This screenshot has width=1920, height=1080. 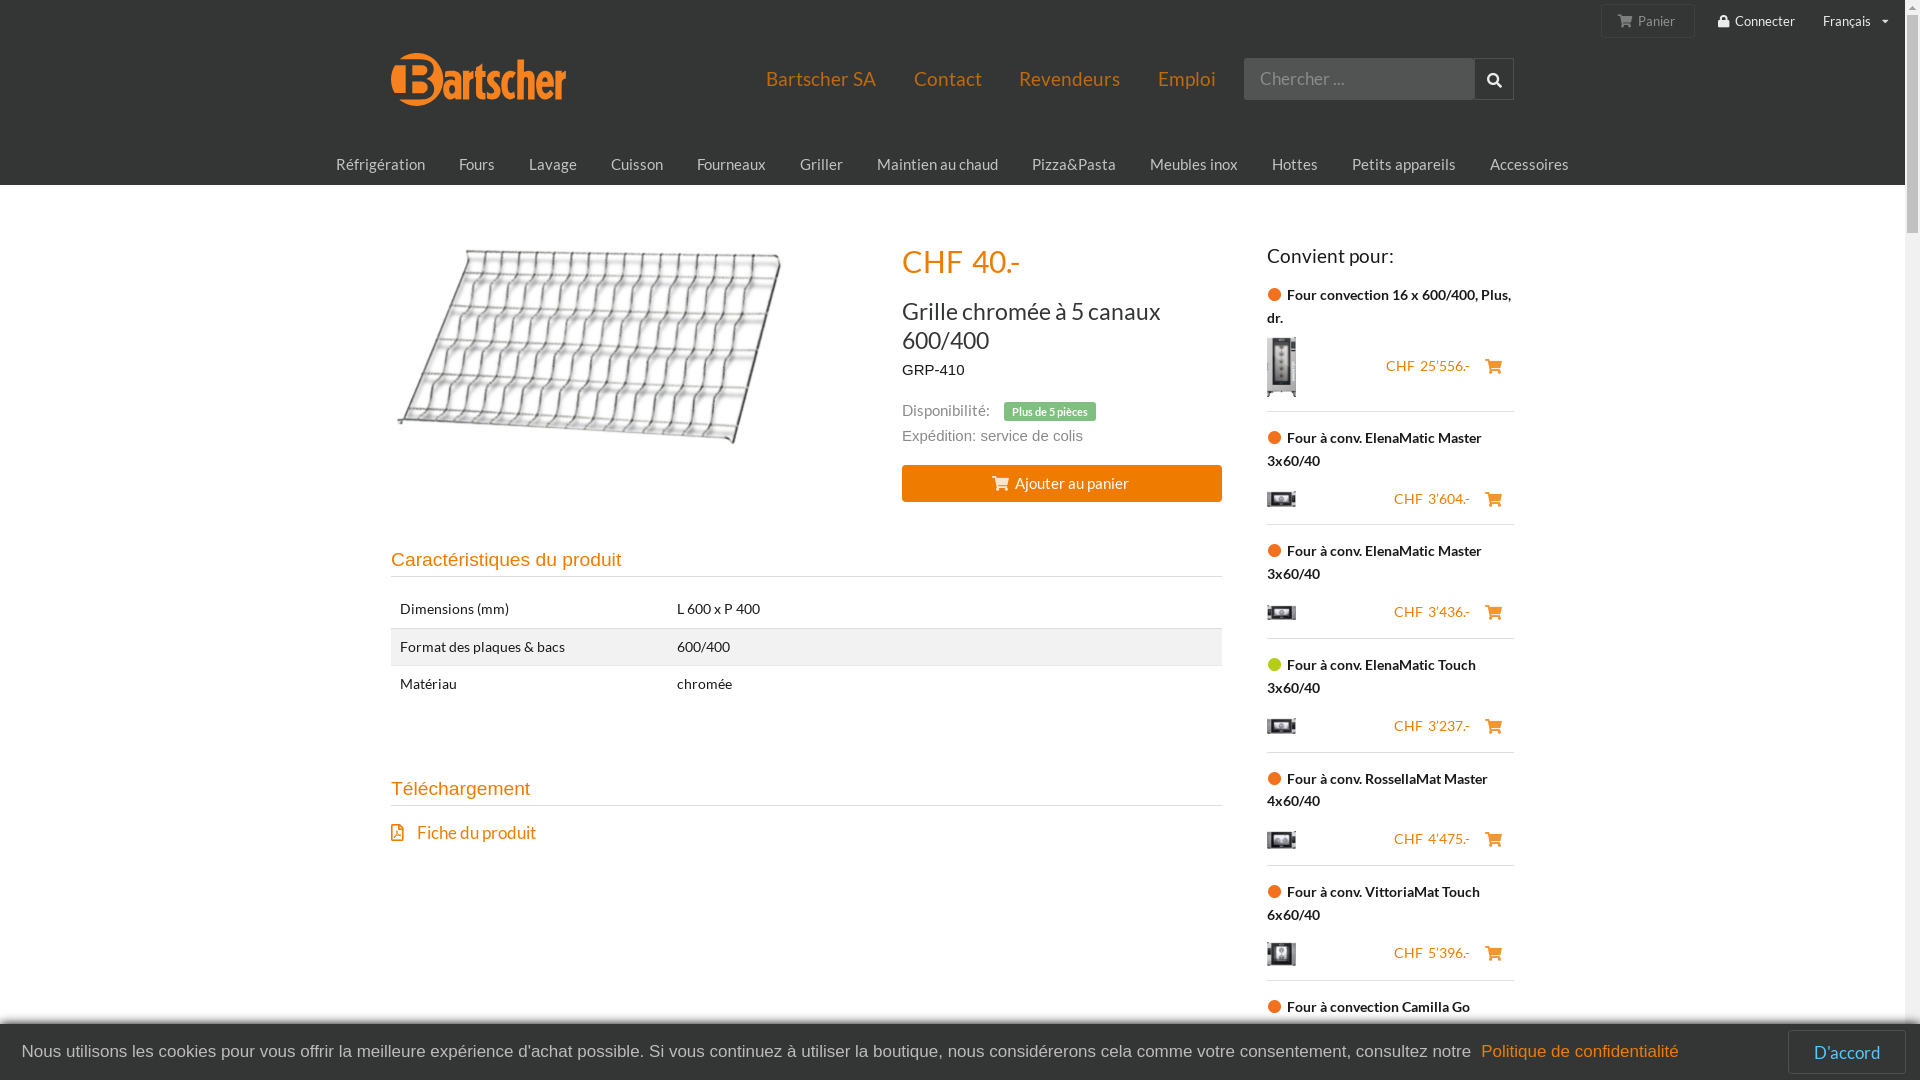 What do you see at coordinates (1601, 20) in the screenshot?
I see `'Panier'` at bounding box center [1601, 20].